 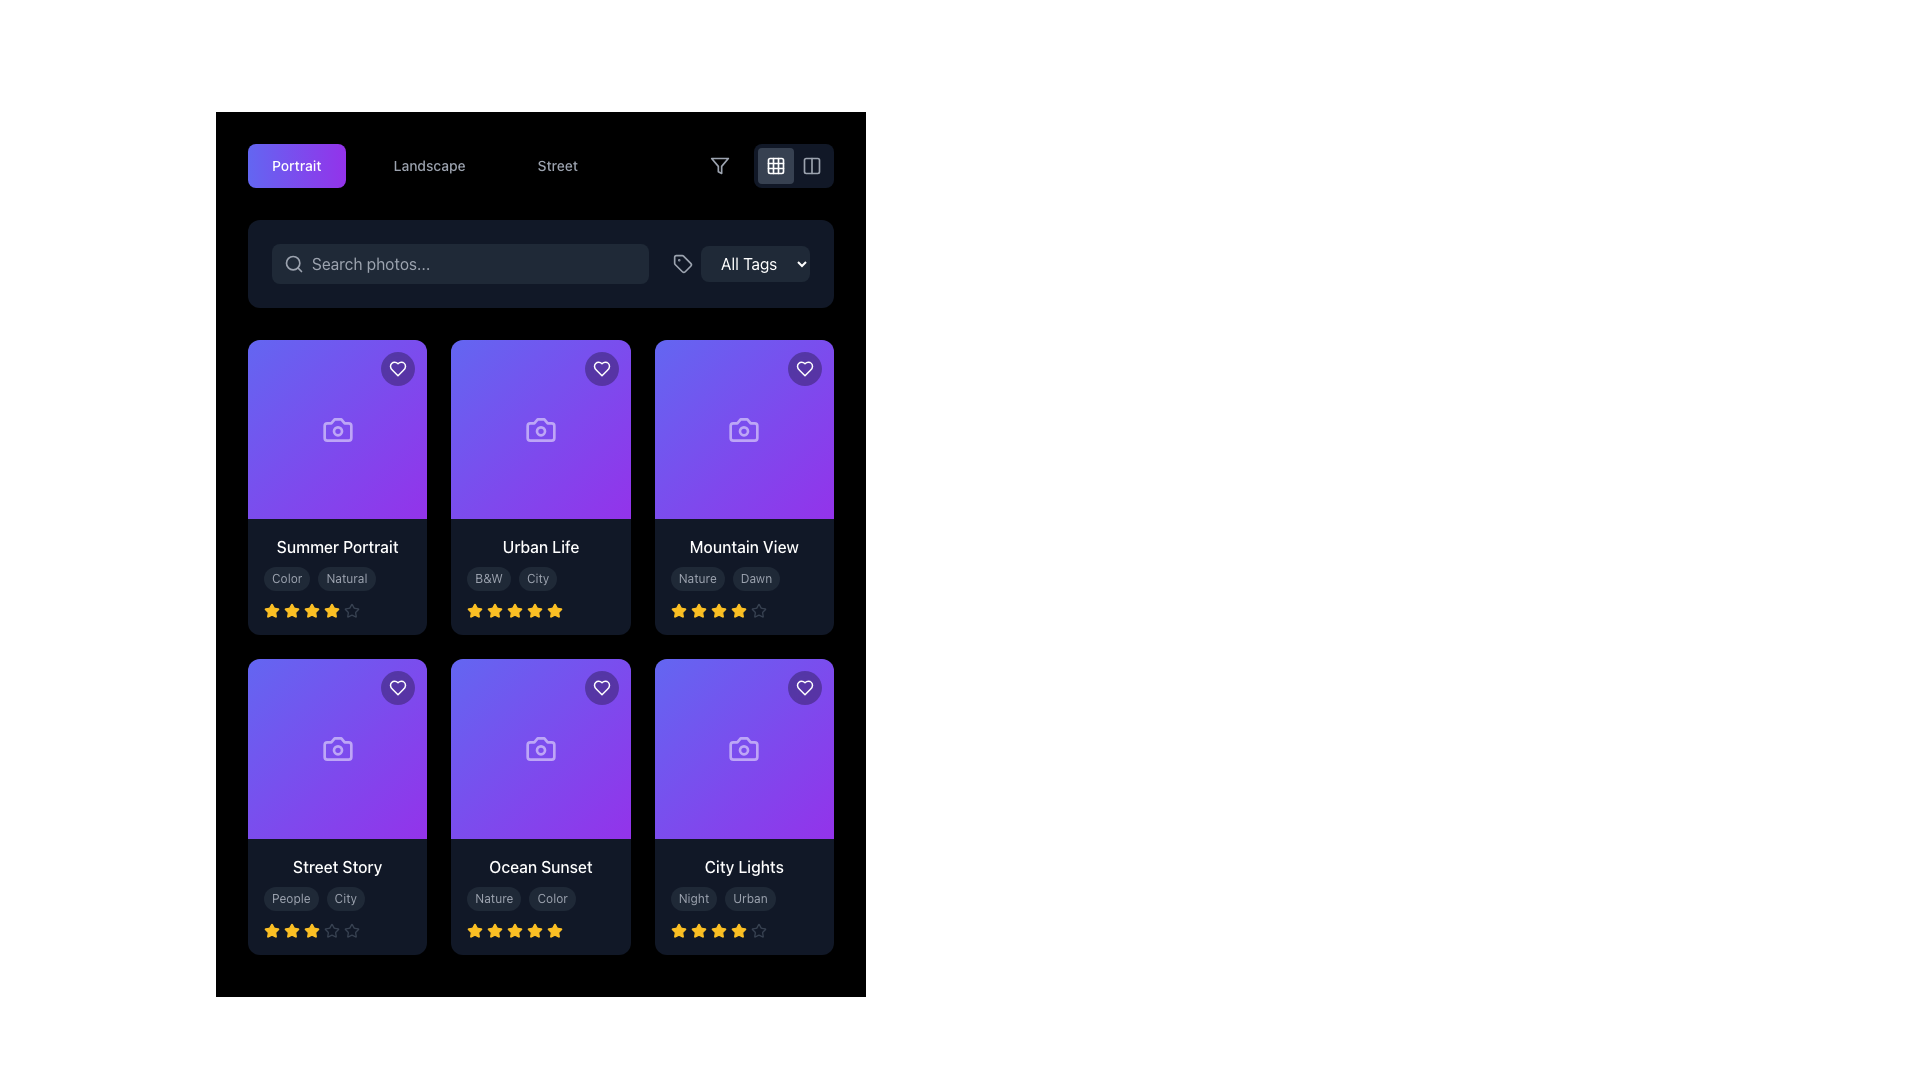 What do you see at coordinates (541, 930) in the screenshot?
I see `the Rating Component that visually represents a 4.5 out of 5 rating for the 'Ocean Sunset' card, located at the bottom of the card underneath the tags 'Nature' and 'Color'` at bounding box center [541, 930].